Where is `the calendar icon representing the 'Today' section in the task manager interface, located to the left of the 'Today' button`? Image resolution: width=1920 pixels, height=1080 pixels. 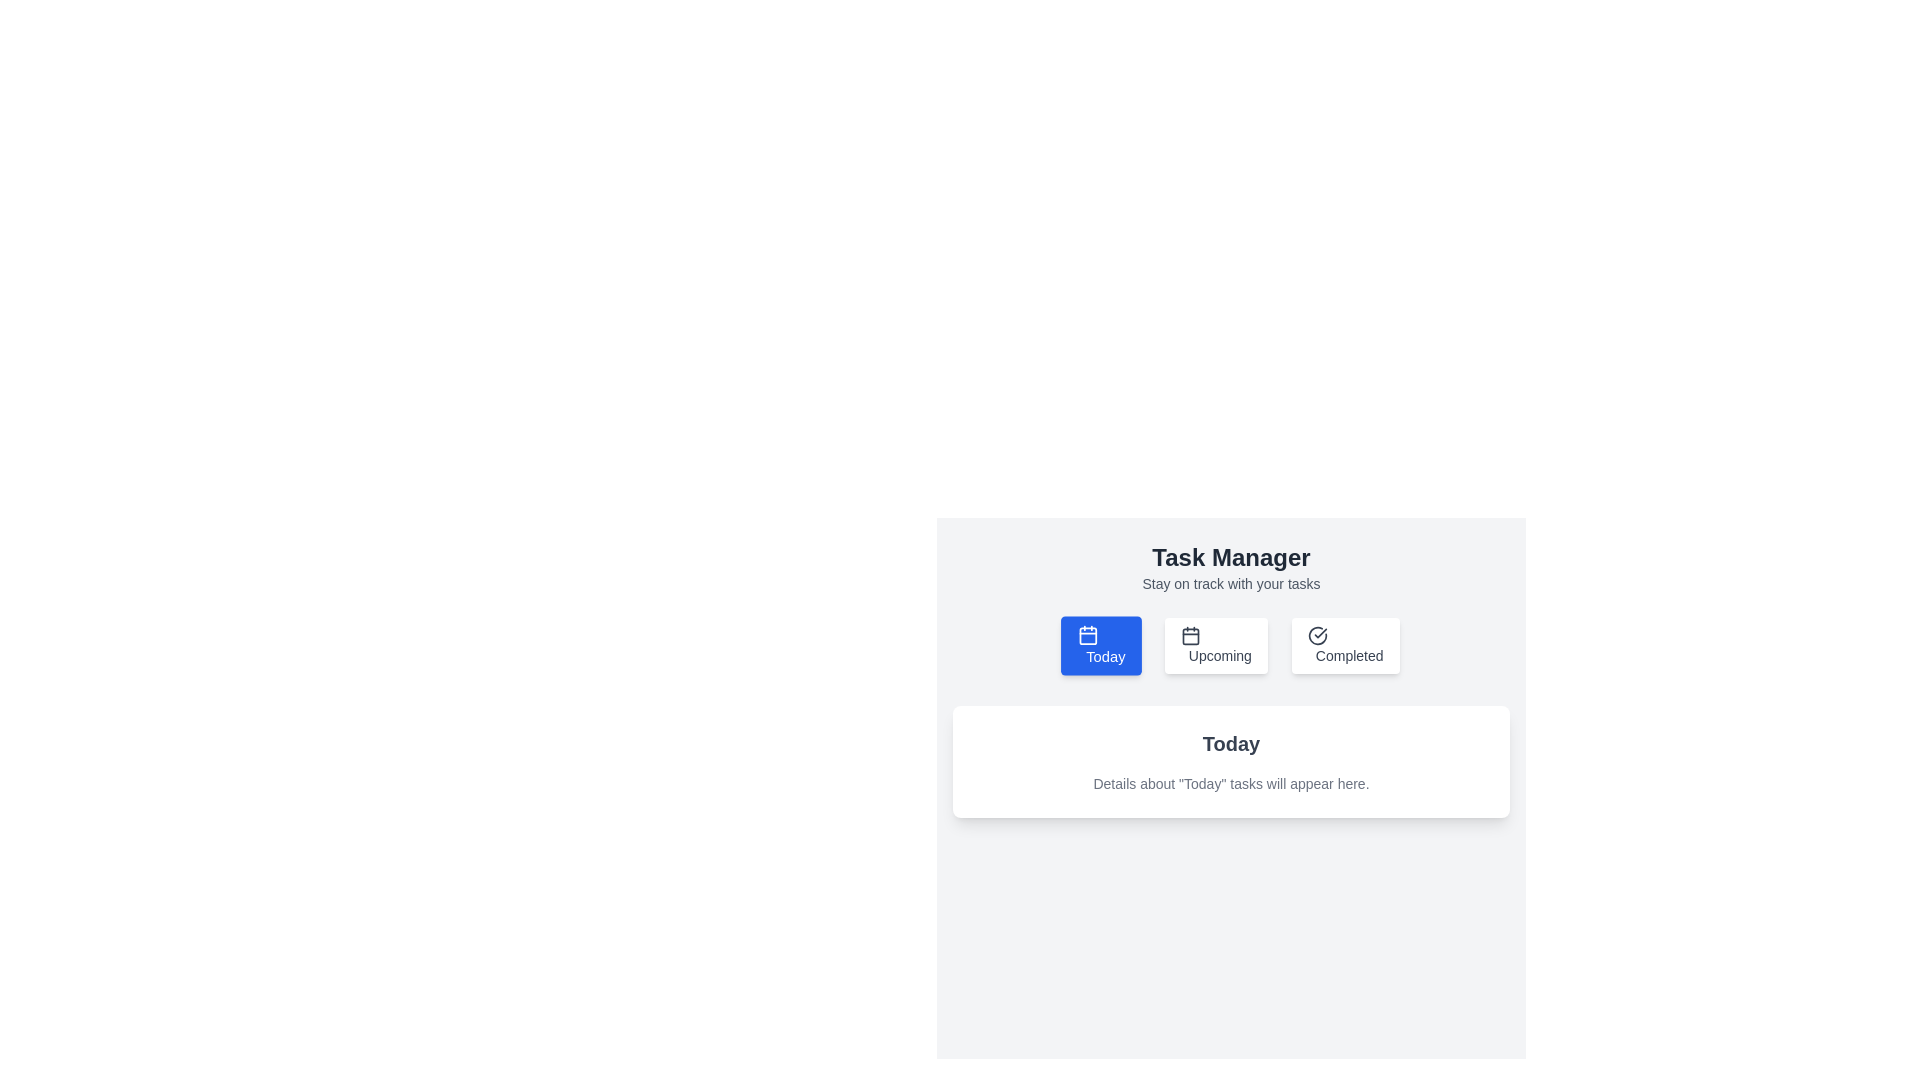
the calendar icon representing the 'Today' section in the task manager interface, located to the left of the 'Today' button is located at coordinates (1087, 635).